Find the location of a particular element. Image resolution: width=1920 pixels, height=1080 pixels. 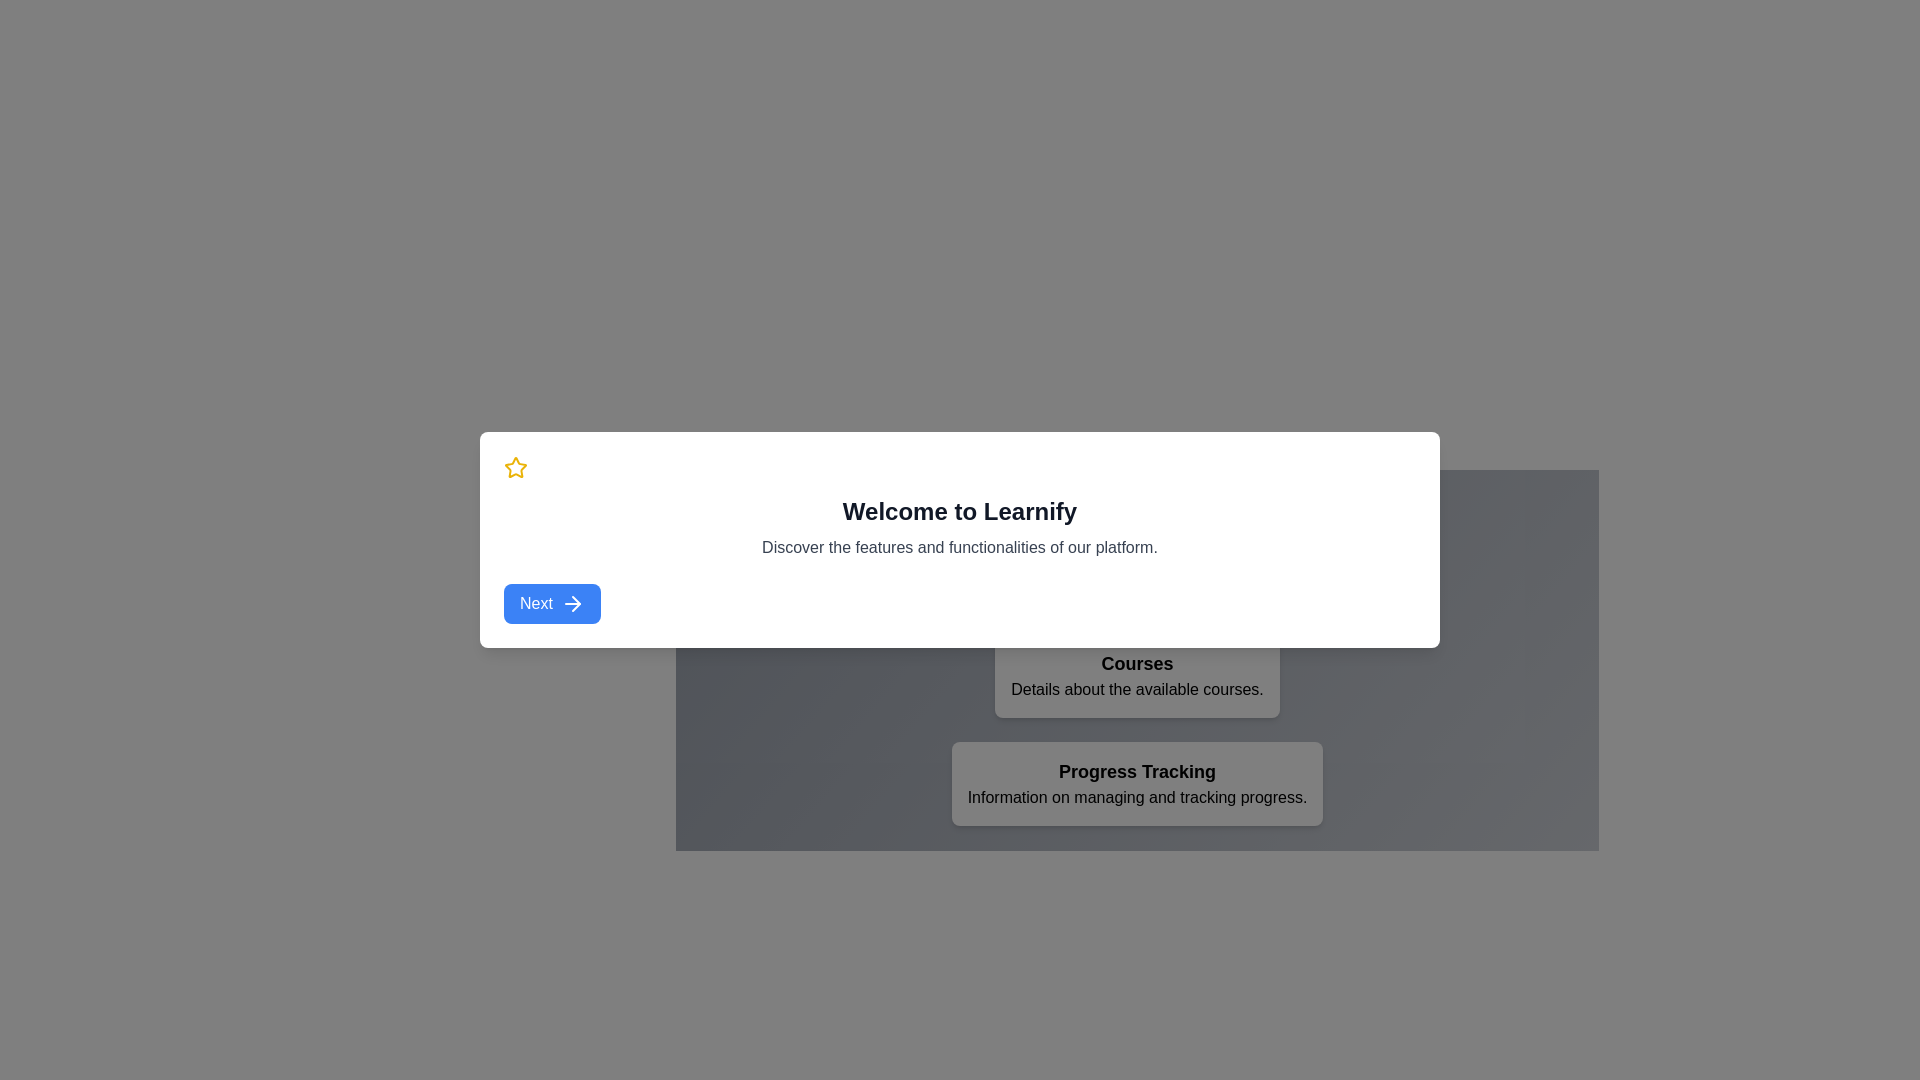

the right-pointing arrow icon located within the 'Next' button at the bottom-left corner of the modal window is located at coordinates (575, 603).